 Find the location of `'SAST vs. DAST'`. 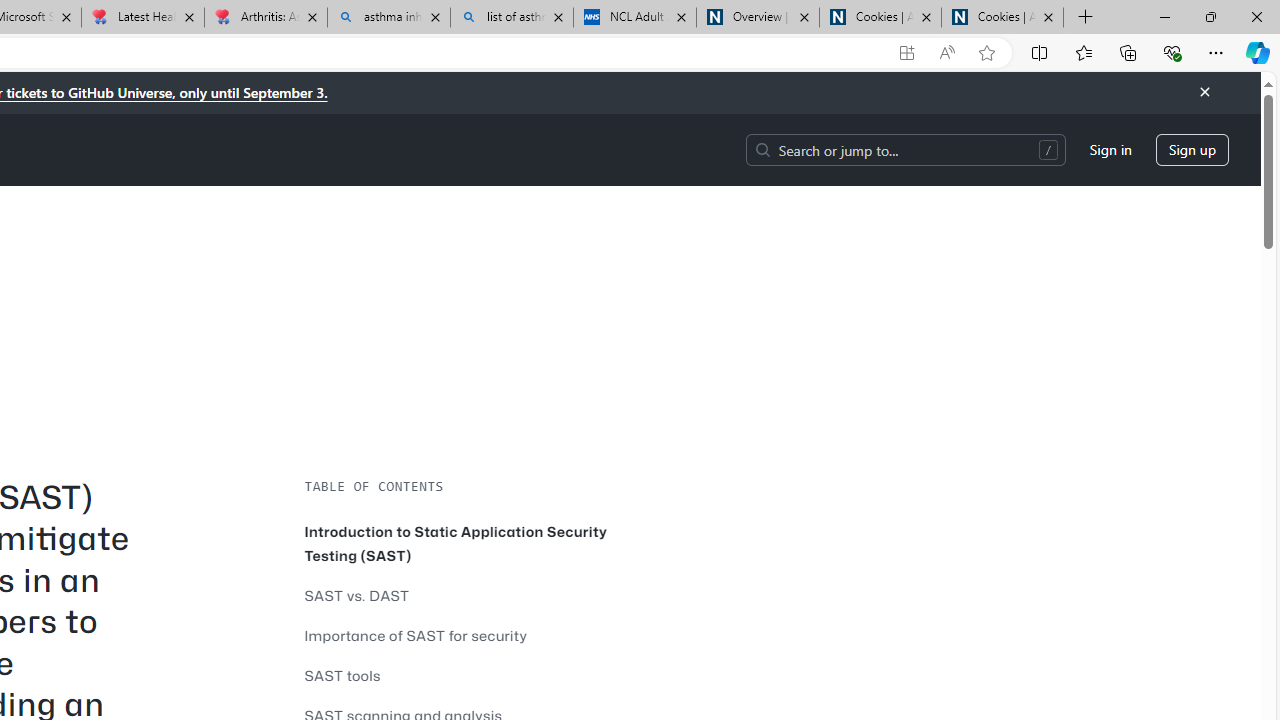

'SAST vs. DAST' is located at coordinates (357, 594).